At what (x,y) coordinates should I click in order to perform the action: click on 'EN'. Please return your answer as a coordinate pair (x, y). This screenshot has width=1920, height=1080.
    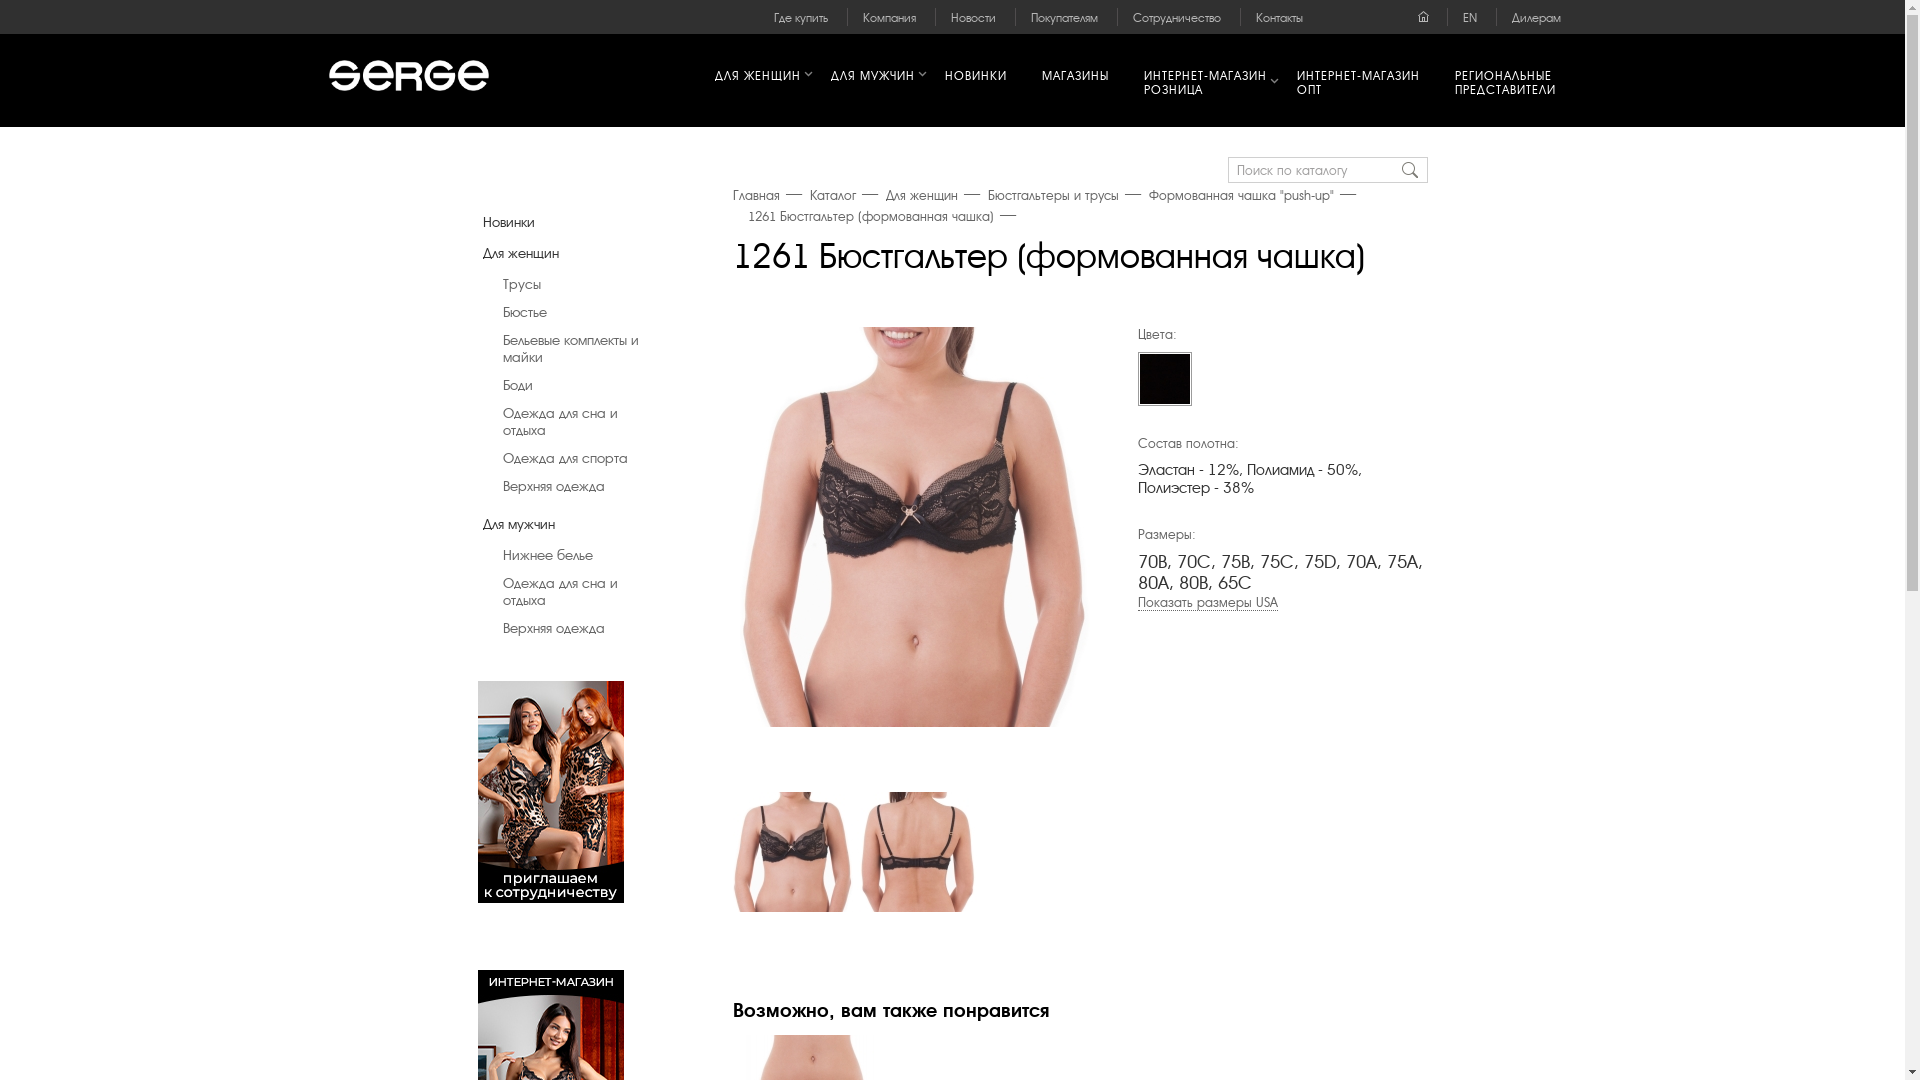
    Looking at the image, I should click on (1469, 18).